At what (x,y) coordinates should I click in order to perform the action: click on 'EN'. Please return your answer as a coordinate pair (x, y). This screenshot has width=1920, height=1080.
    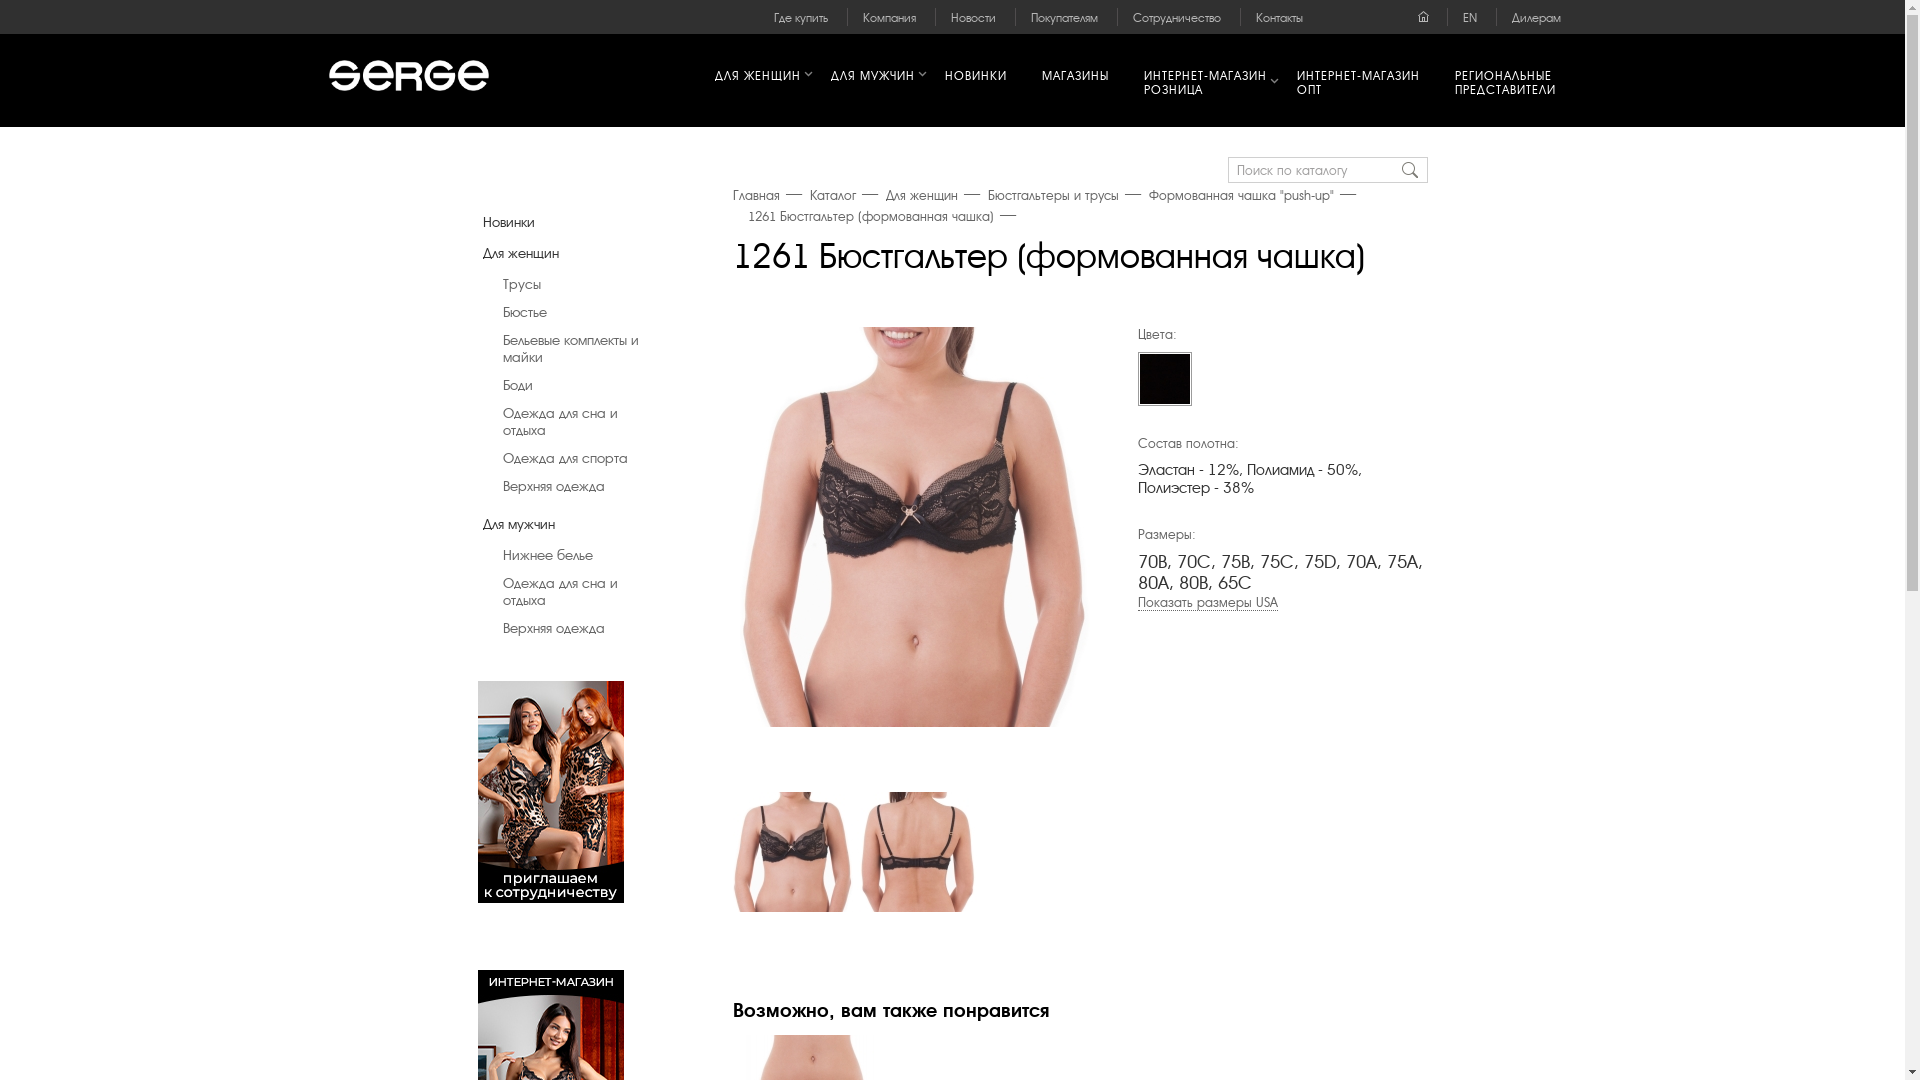
    Looking at the image, I should click on (1469, 18).